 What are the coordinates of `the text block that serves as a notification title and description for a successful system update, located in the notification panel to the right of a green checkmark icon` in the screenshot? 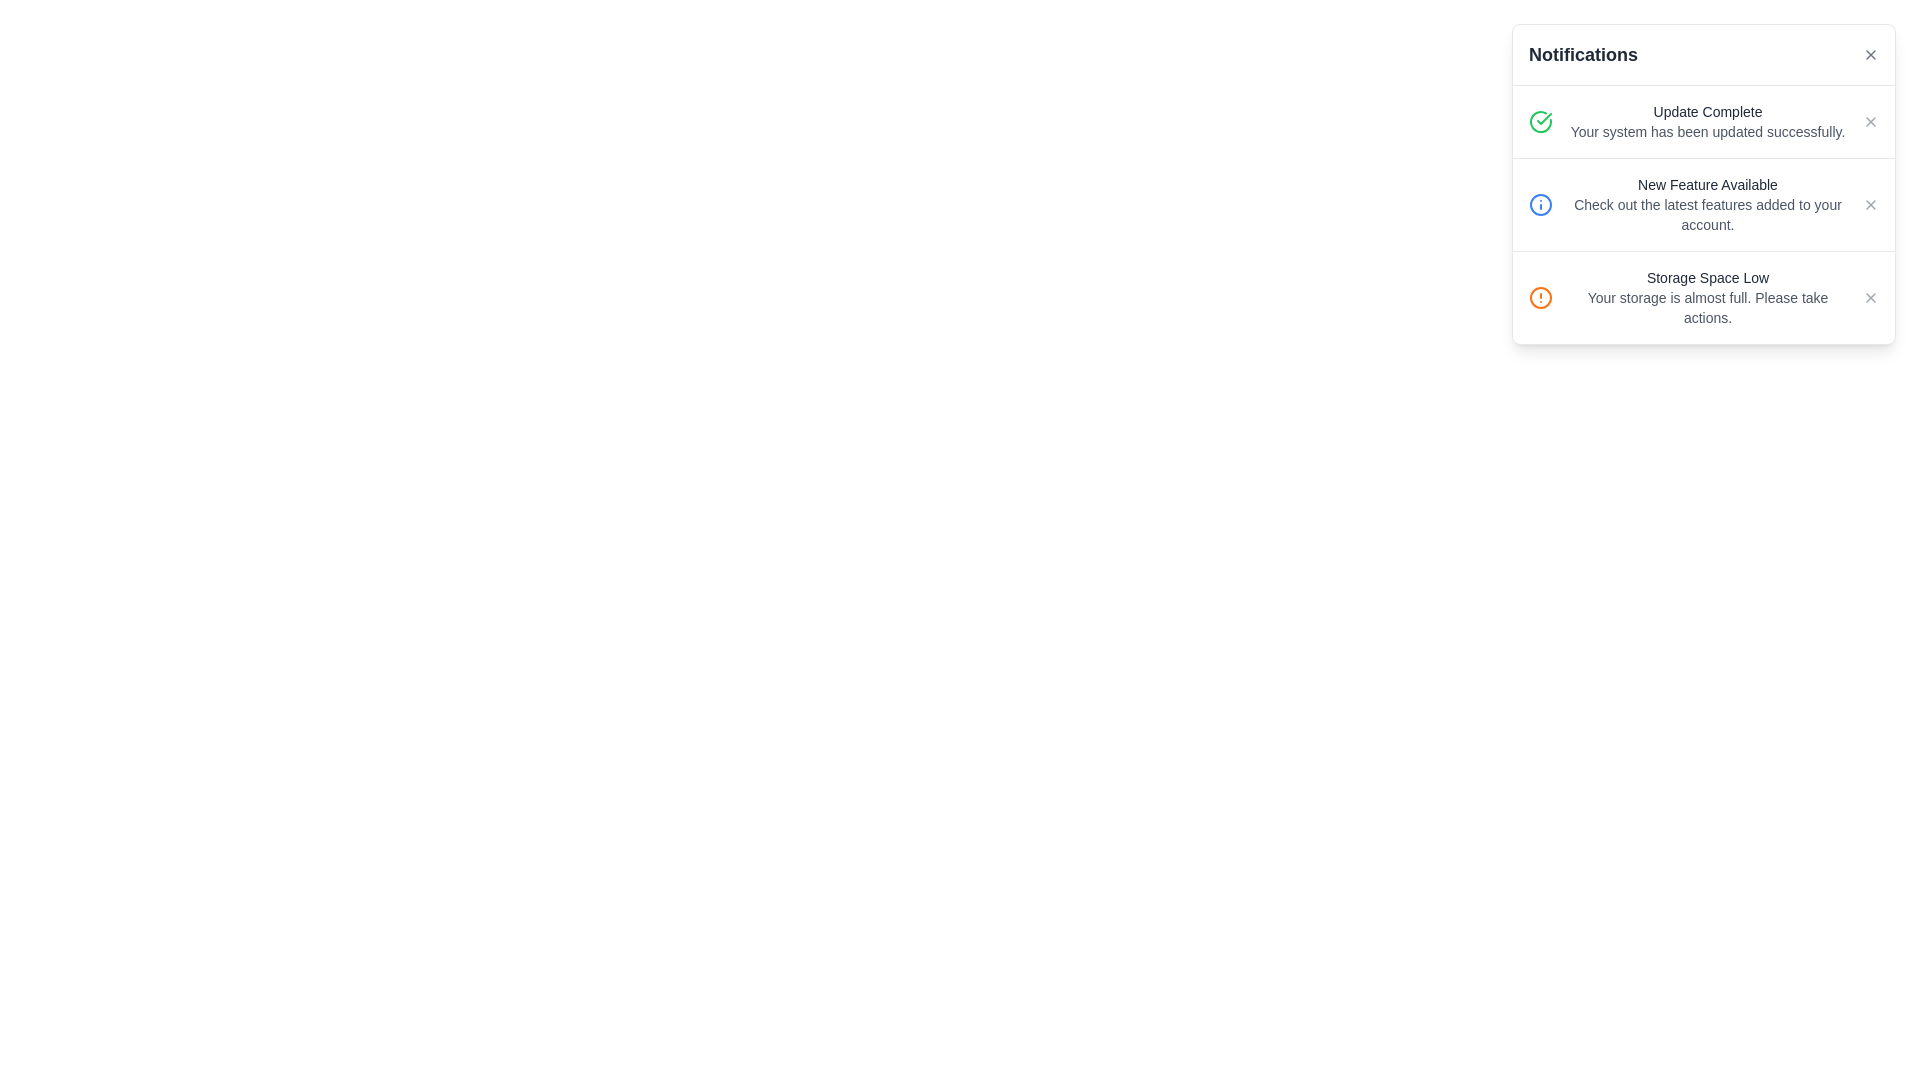 It's located at (1707, 122).